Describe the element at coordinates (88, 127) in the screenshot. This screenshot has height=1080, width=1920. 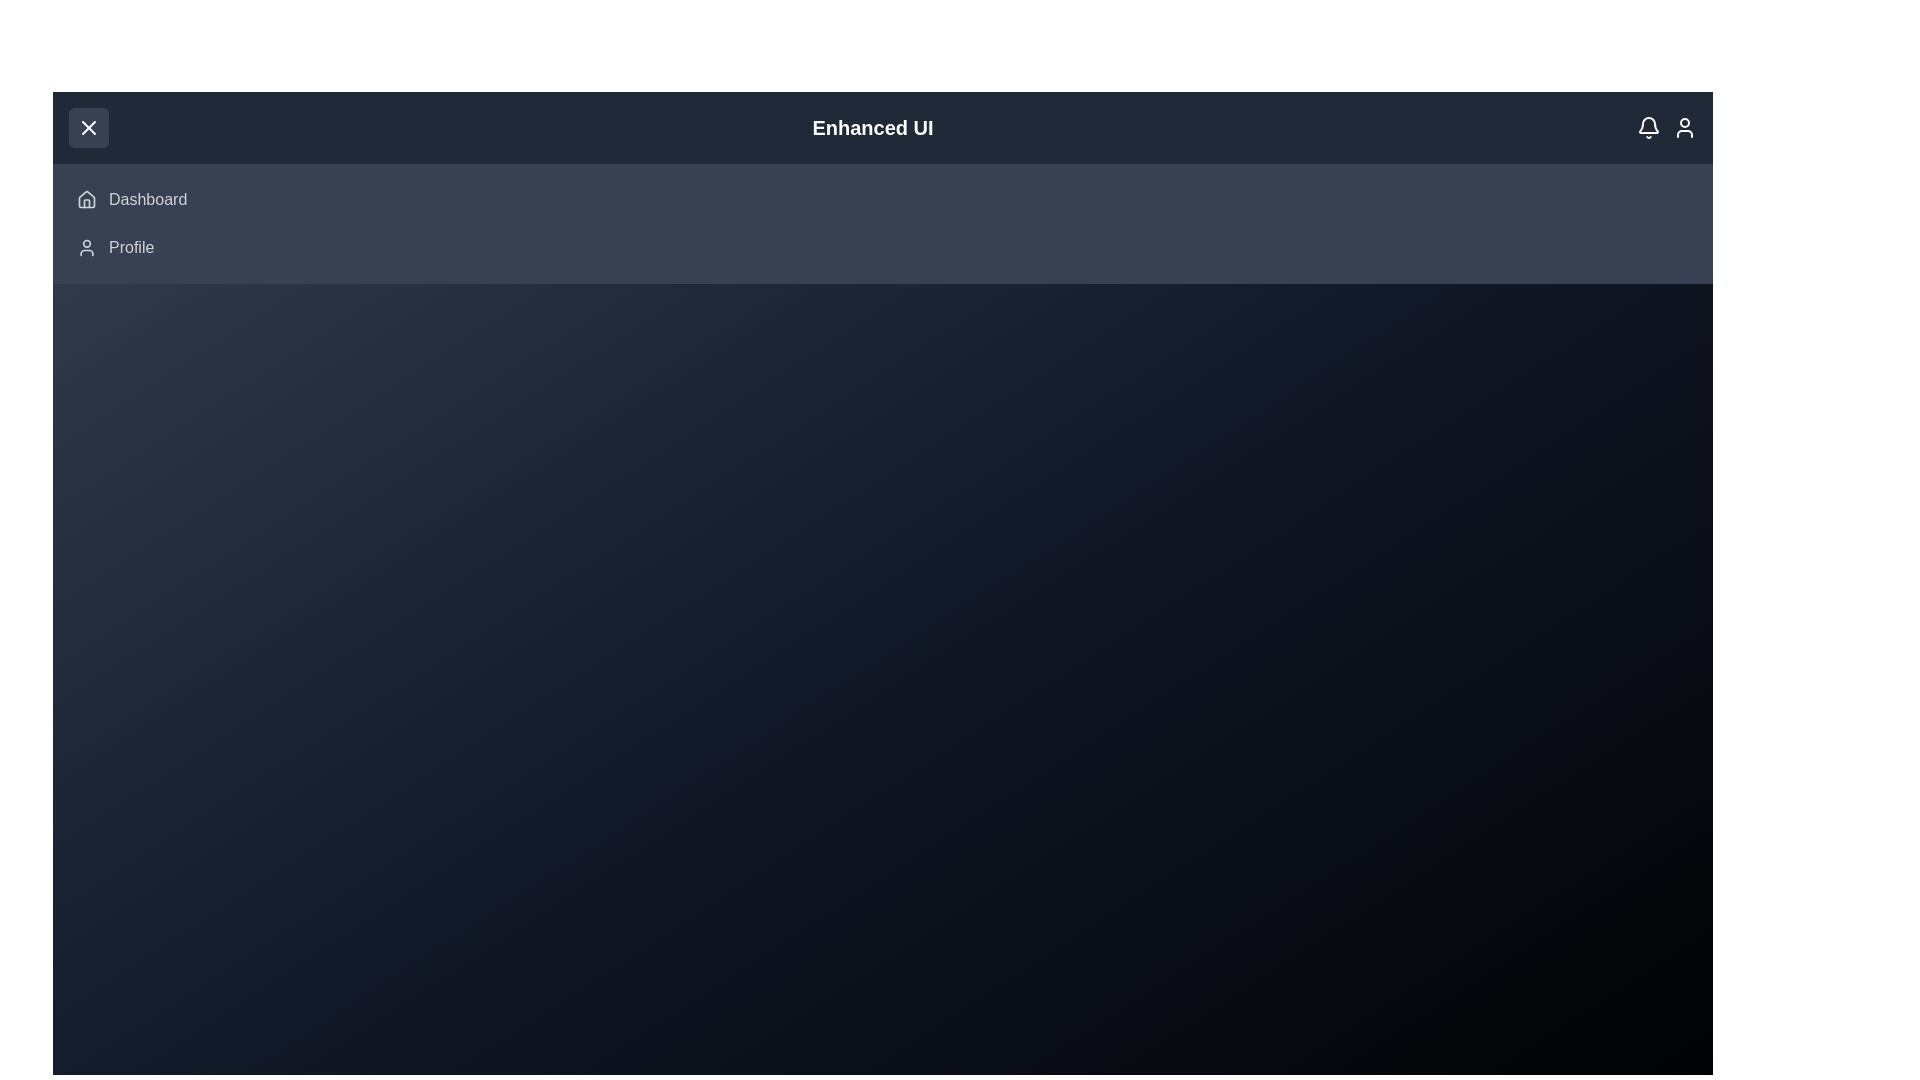
I see `the menu button to toggle the menu visibility` at that location.